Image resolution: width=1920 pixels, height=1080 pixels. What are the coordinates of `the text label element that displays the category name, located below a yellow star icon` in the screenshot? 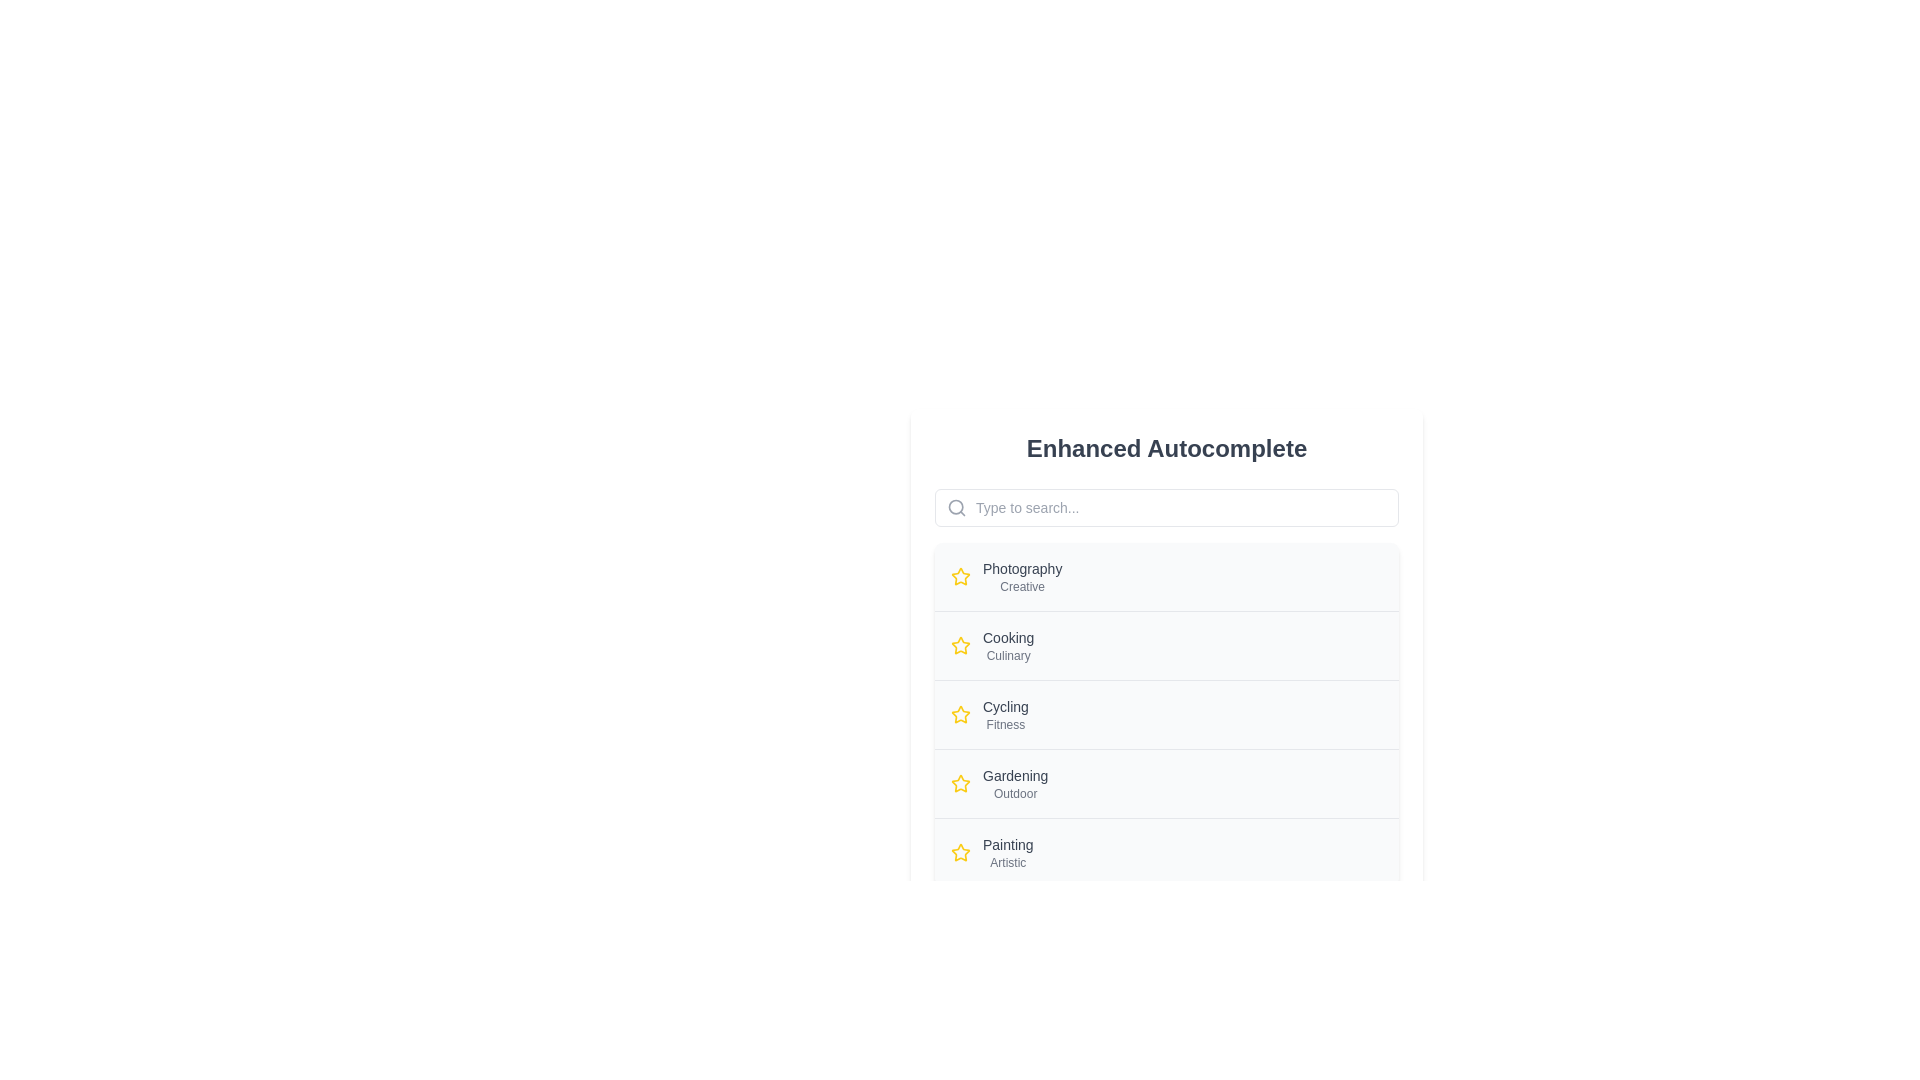 It's located at (1015, 774).